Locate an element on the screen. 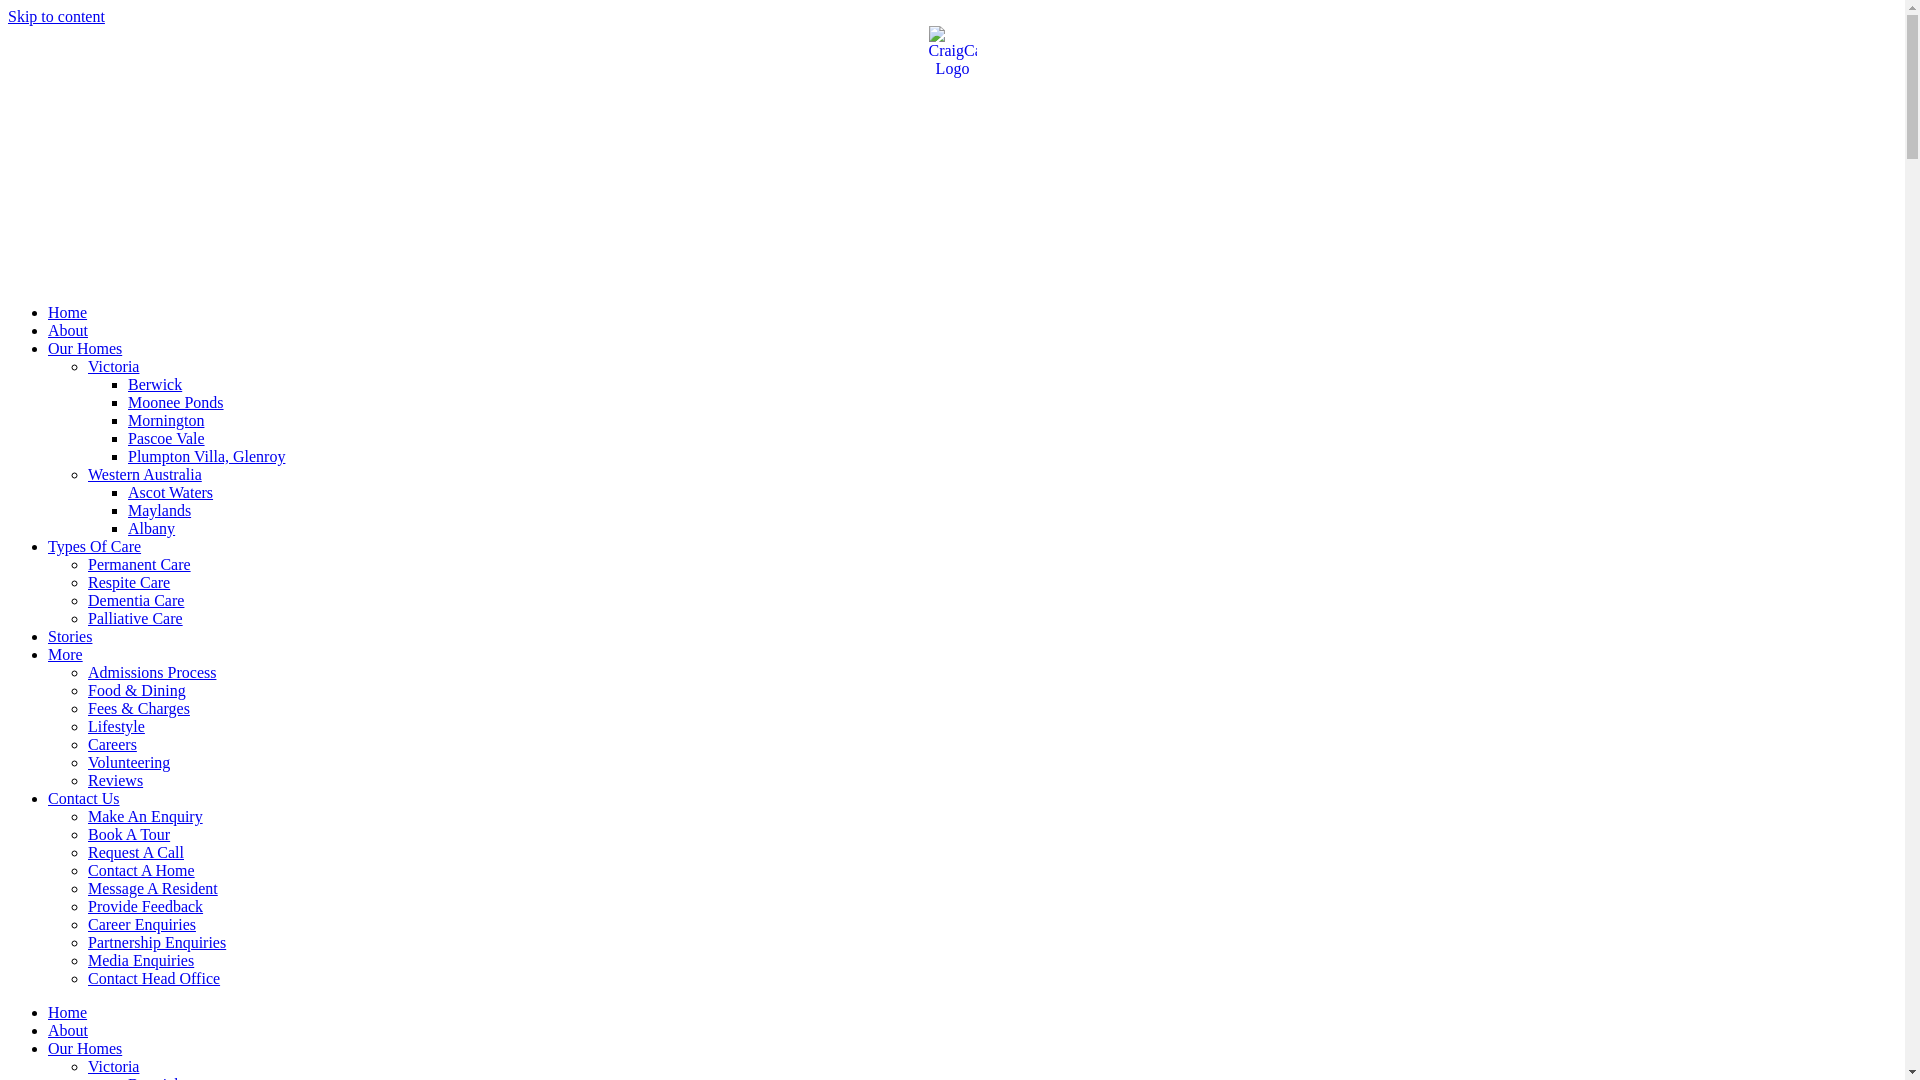  'Make An Enquiry' is located at coordinates (144, 816).